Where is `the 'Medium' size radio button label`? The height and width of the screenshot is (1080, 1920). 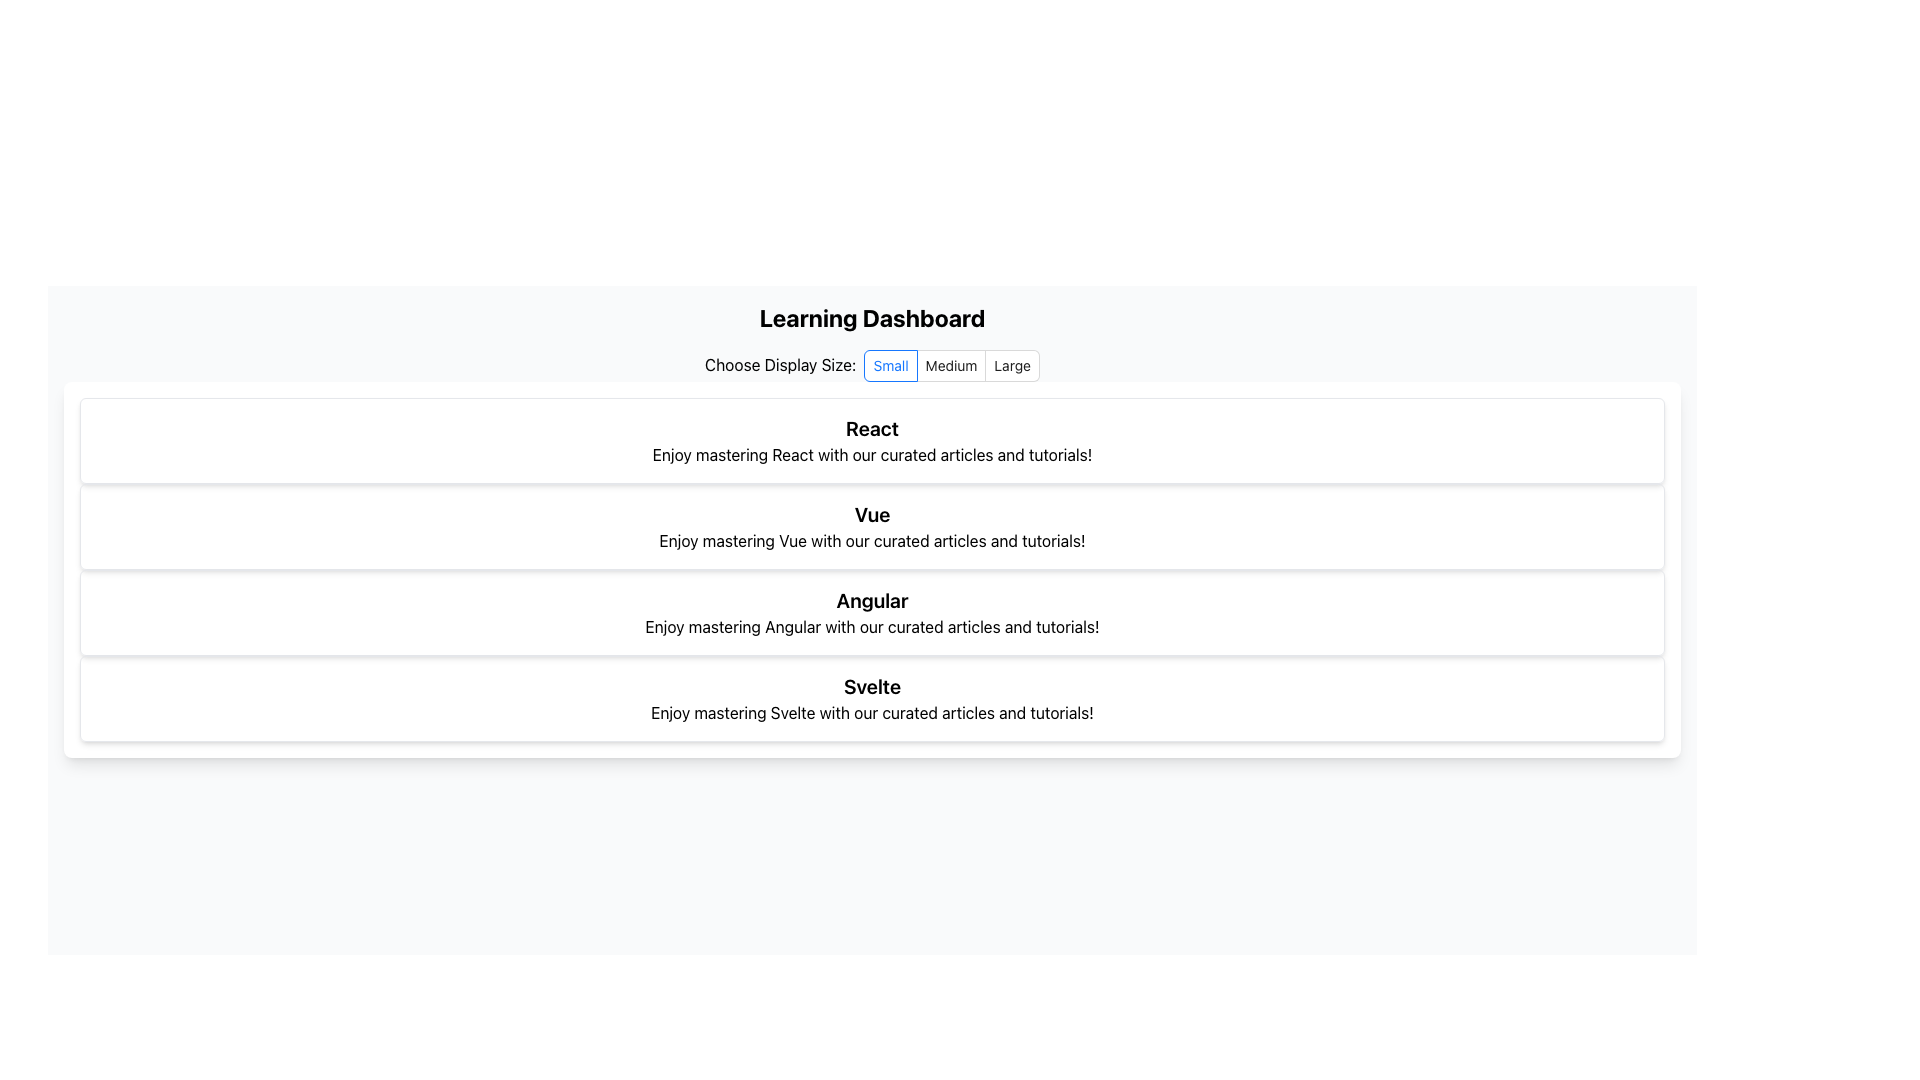 the 'Medium' size radio button label is located at coordinates (950, 365).